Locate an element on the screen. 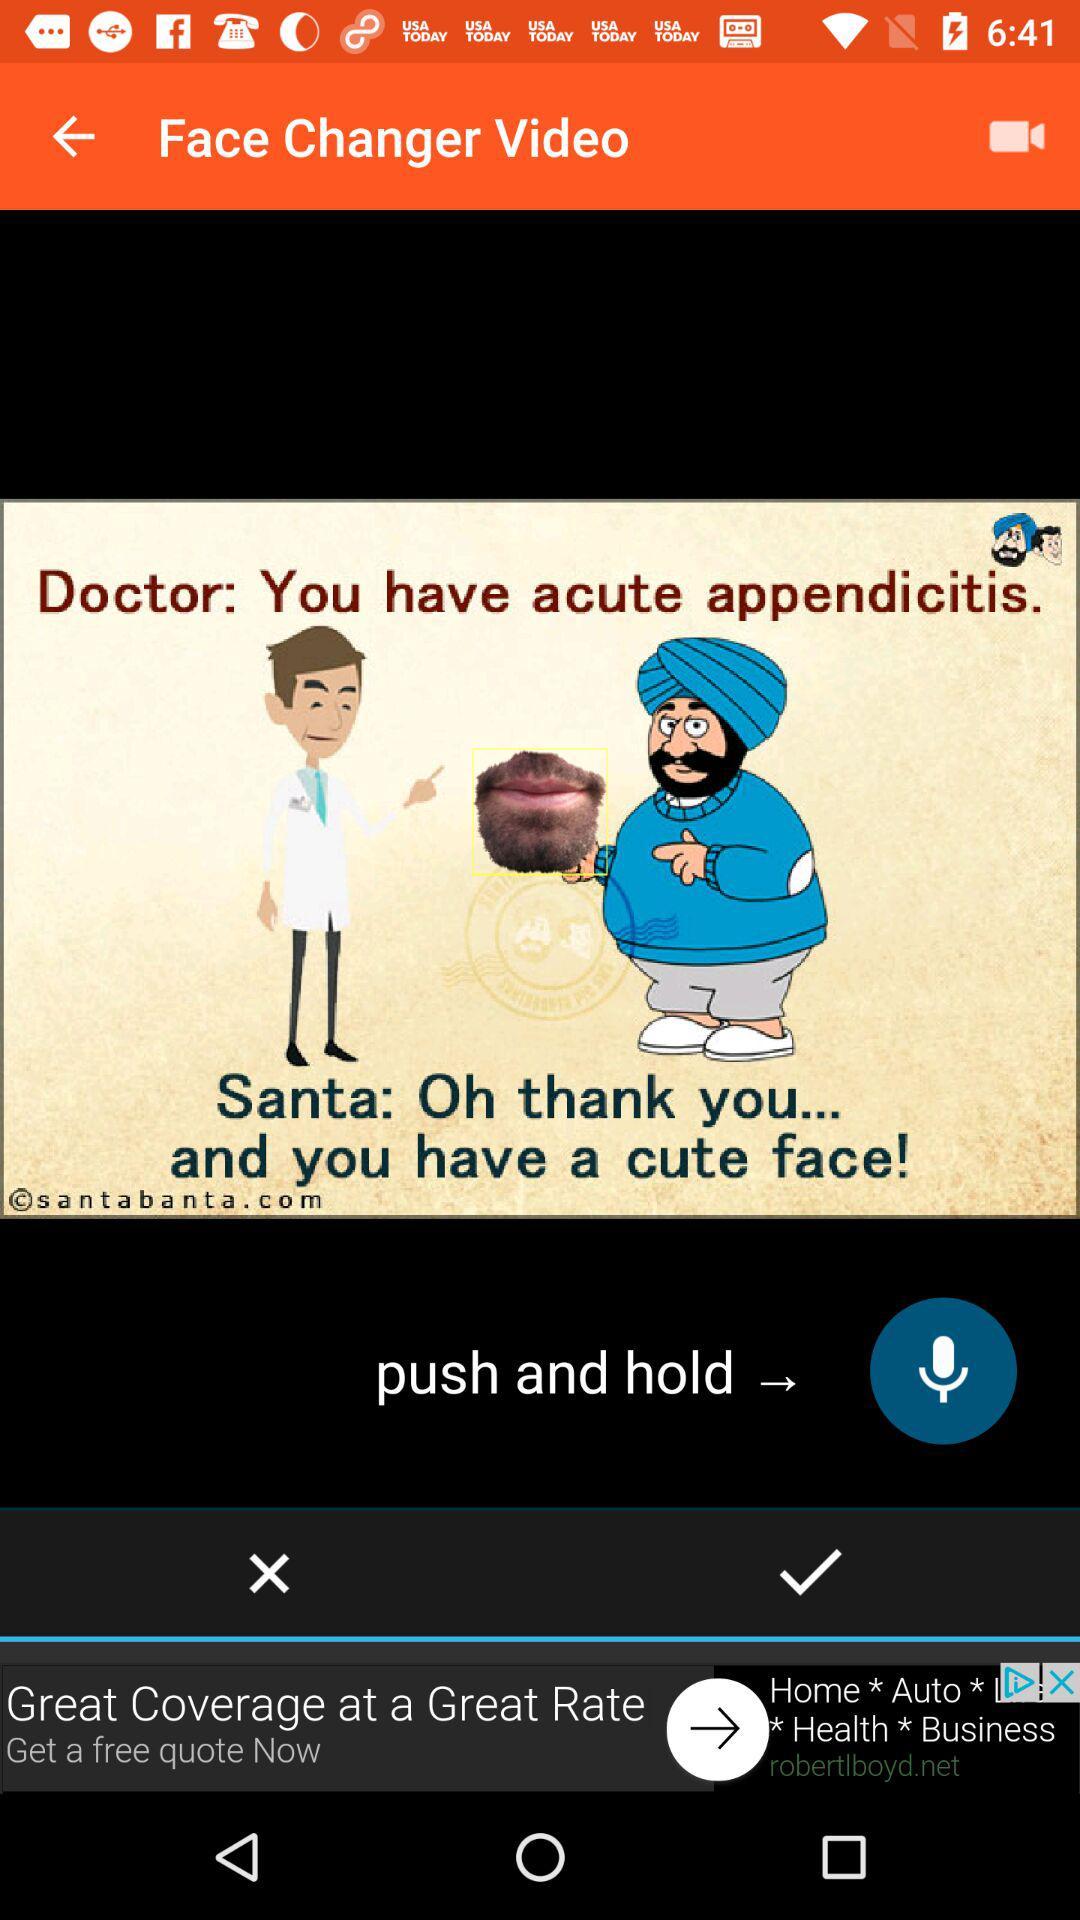 This screenshot has width=1080, height=1920. open advertisement is located at coordinates (540, 1727).